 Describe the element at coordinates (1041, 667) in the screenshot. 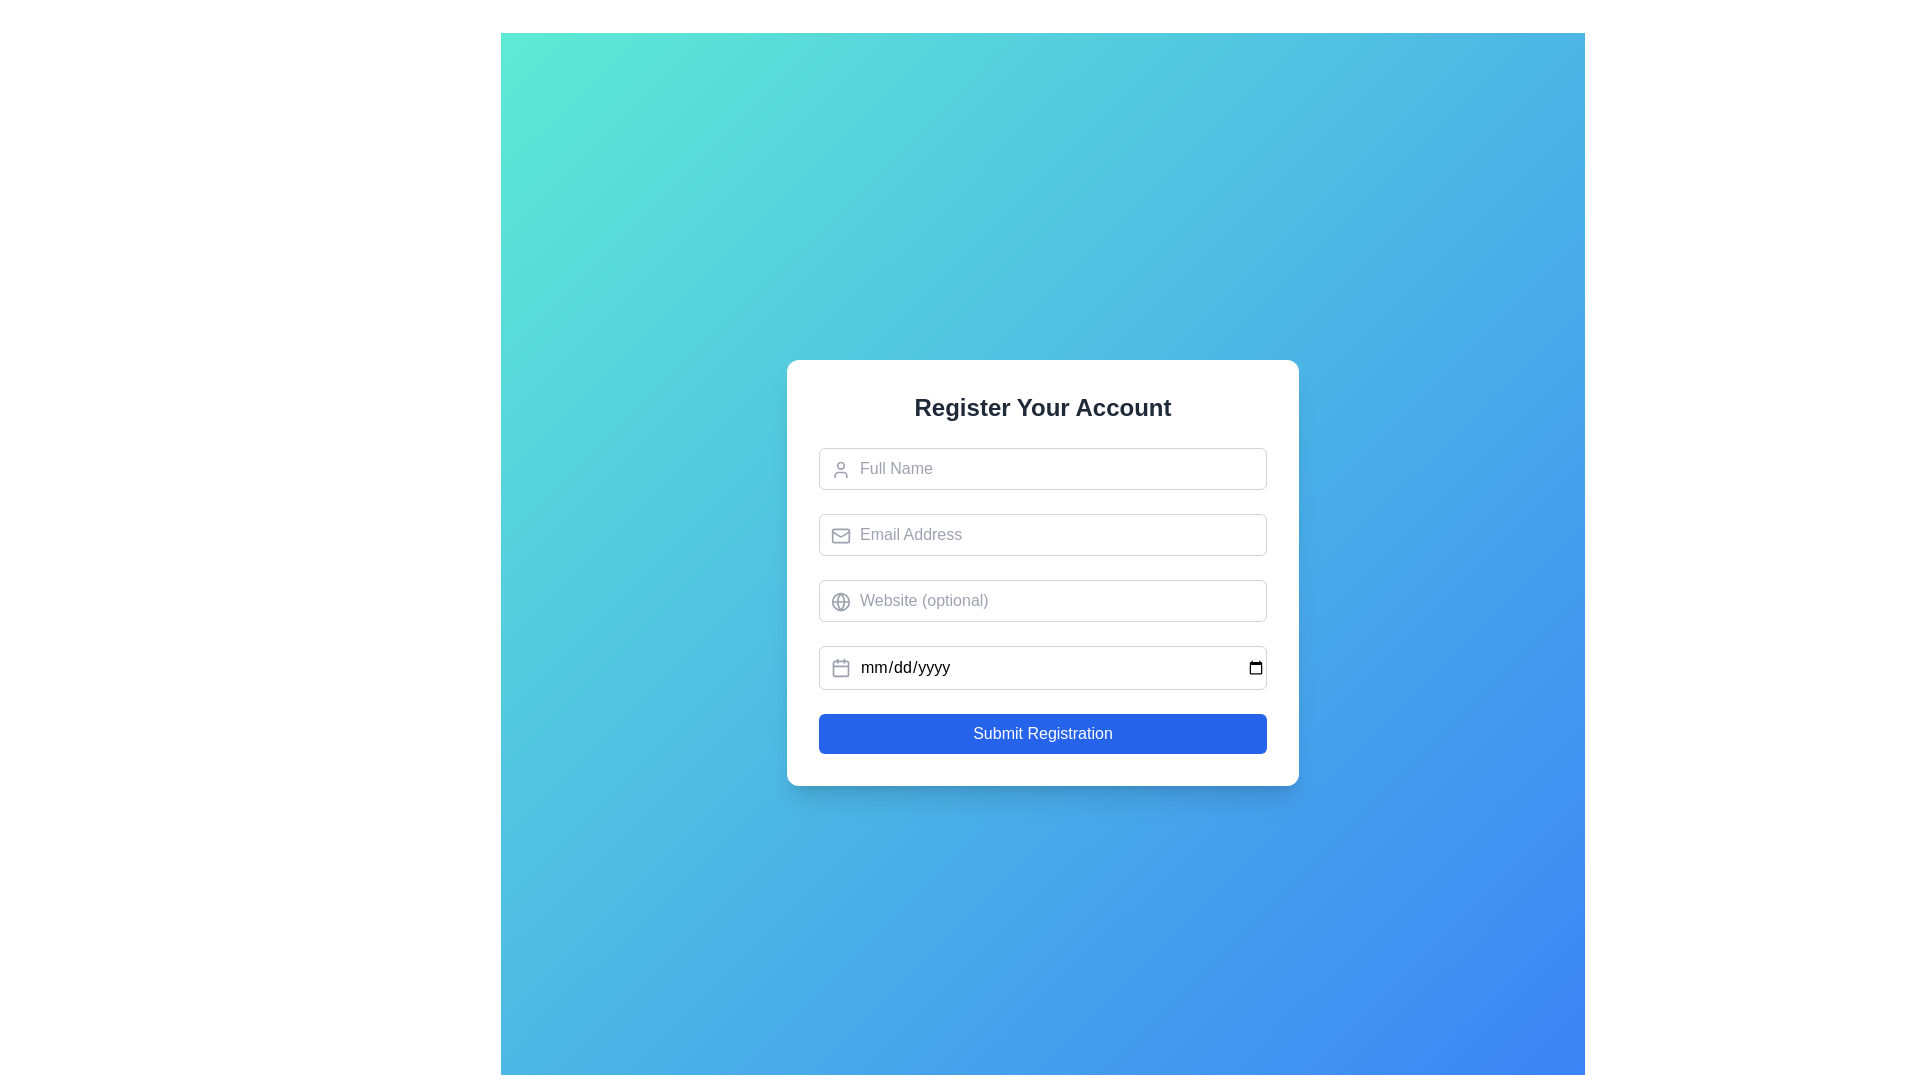

I see `on the date input field, which is styled with a gray border and rounded corners, located below the 'Website (optional)' input field and above the 'Submit Registration' button` at that location.